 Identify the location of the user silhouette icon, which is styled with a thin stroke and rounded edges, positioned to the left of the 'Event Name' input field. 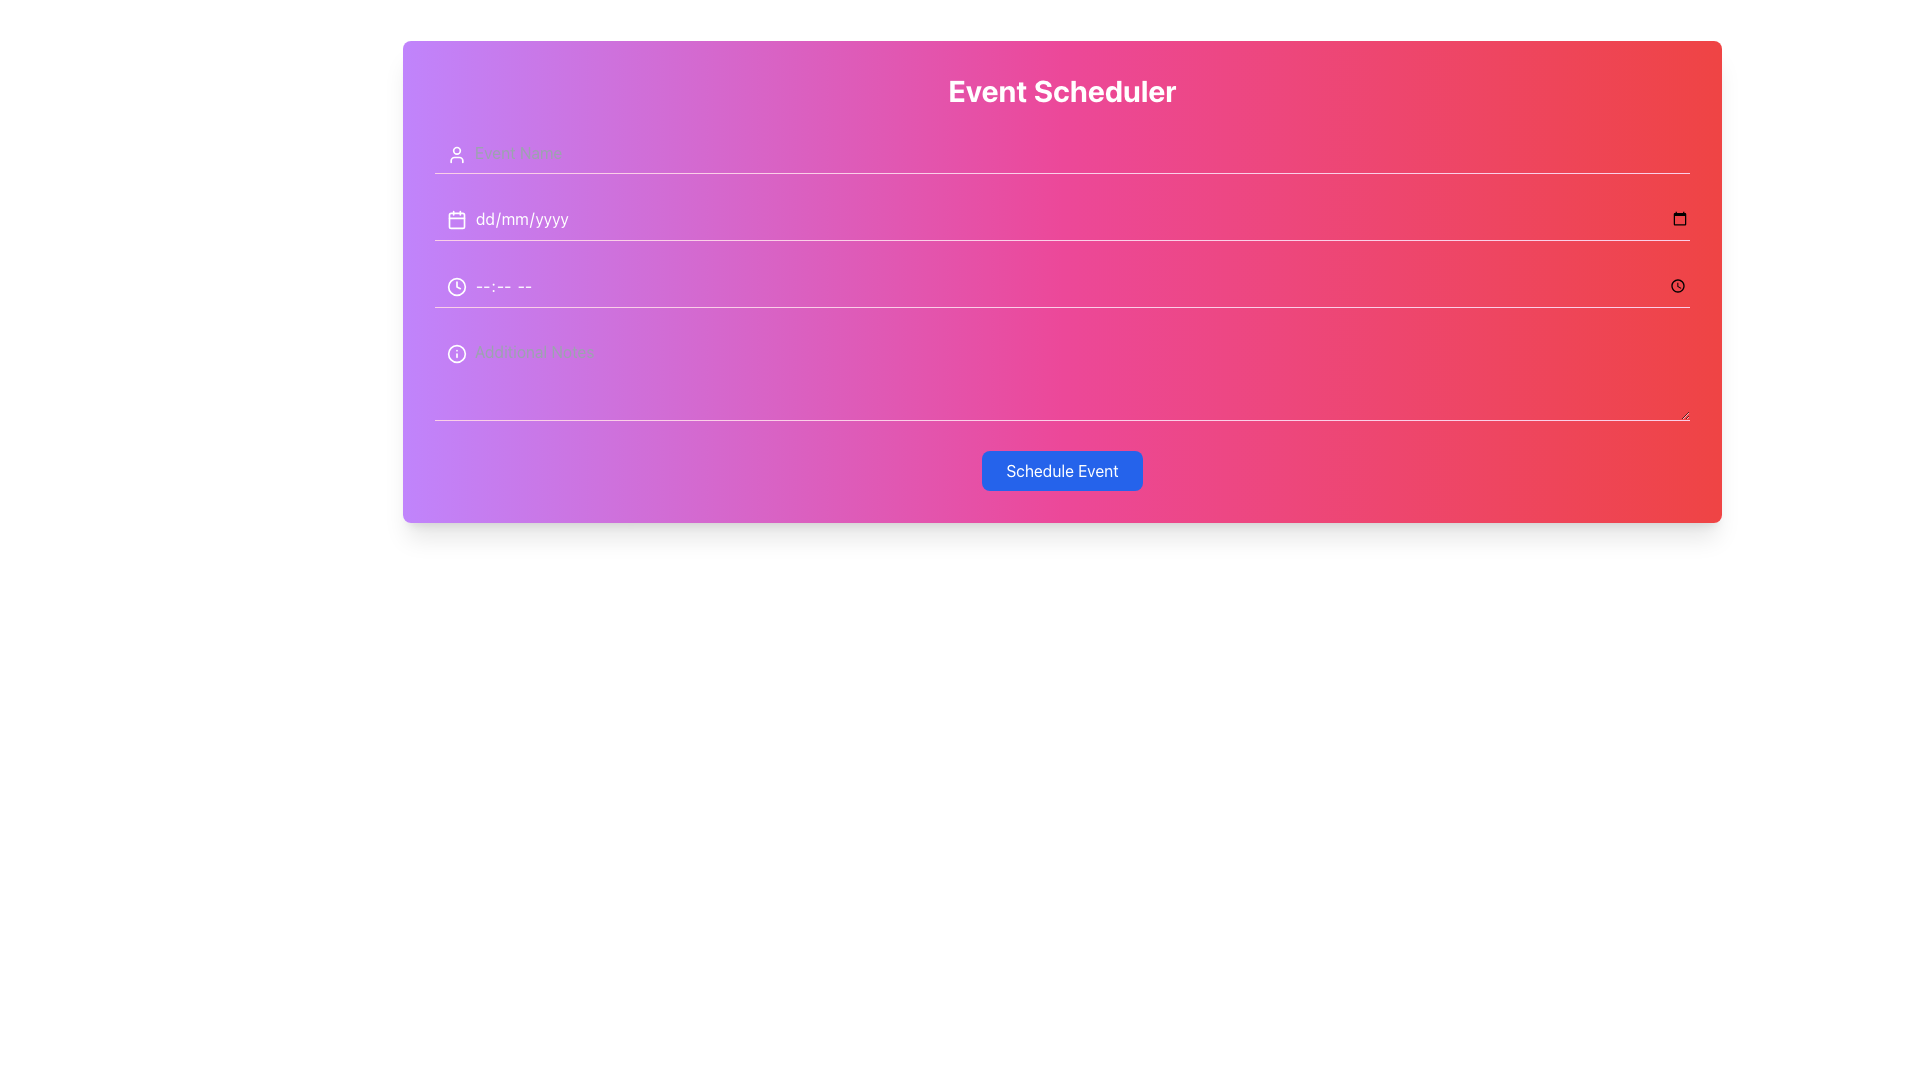
(455, 153).